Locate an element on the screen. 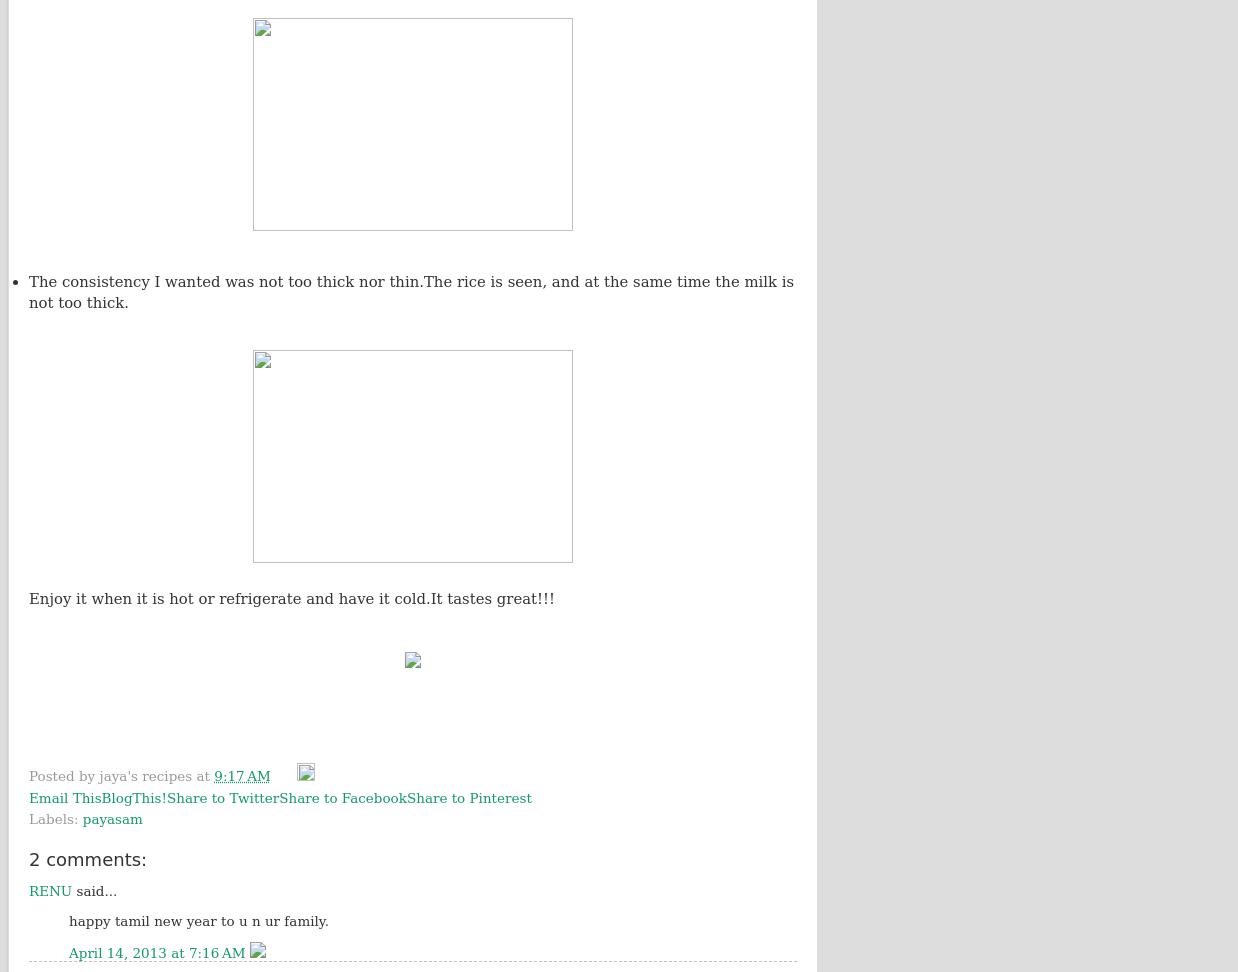  'said...' is located at coordinates (93, 891).